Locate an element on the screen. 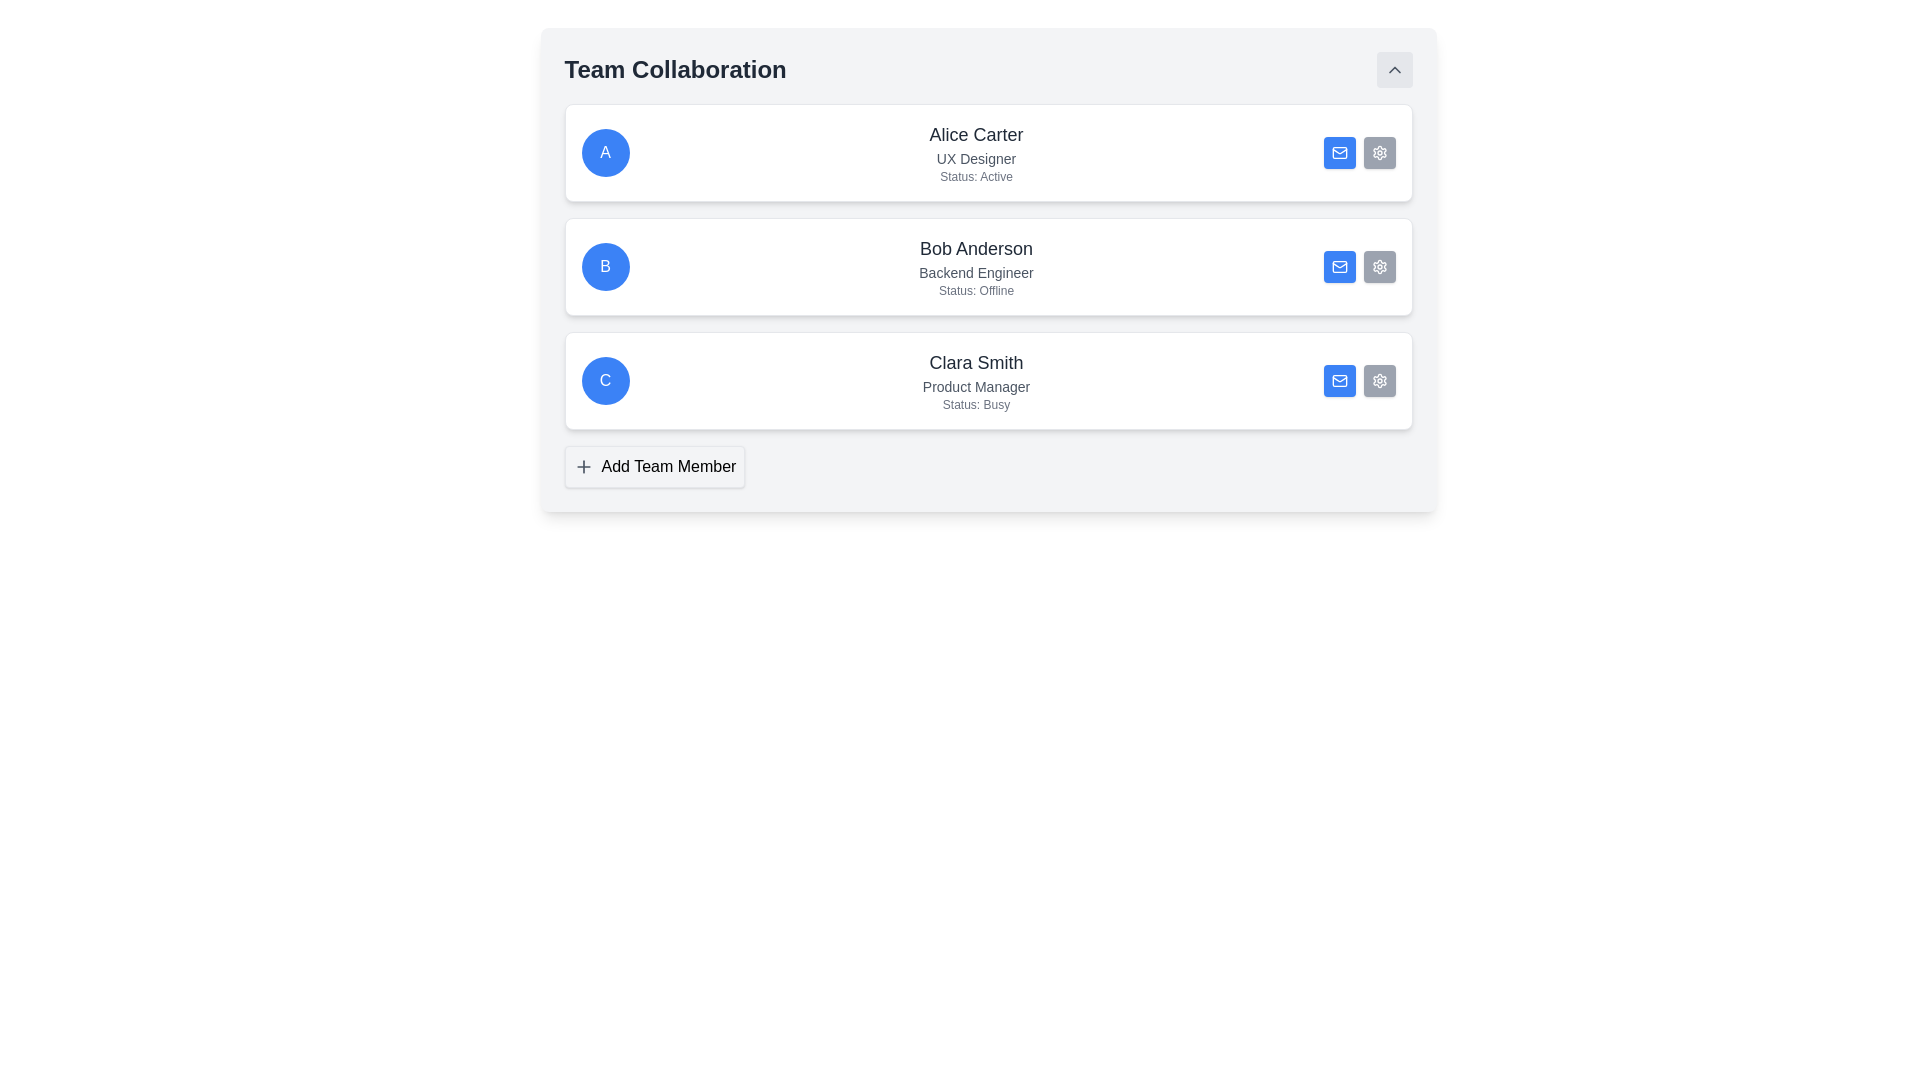  the 'Add Team Member' button located at the bottom of the 'Team Collaboration' section, which has a light gray background, rounded corners, and a plus icon on the left side of the text is located at coordinates (654, 466).